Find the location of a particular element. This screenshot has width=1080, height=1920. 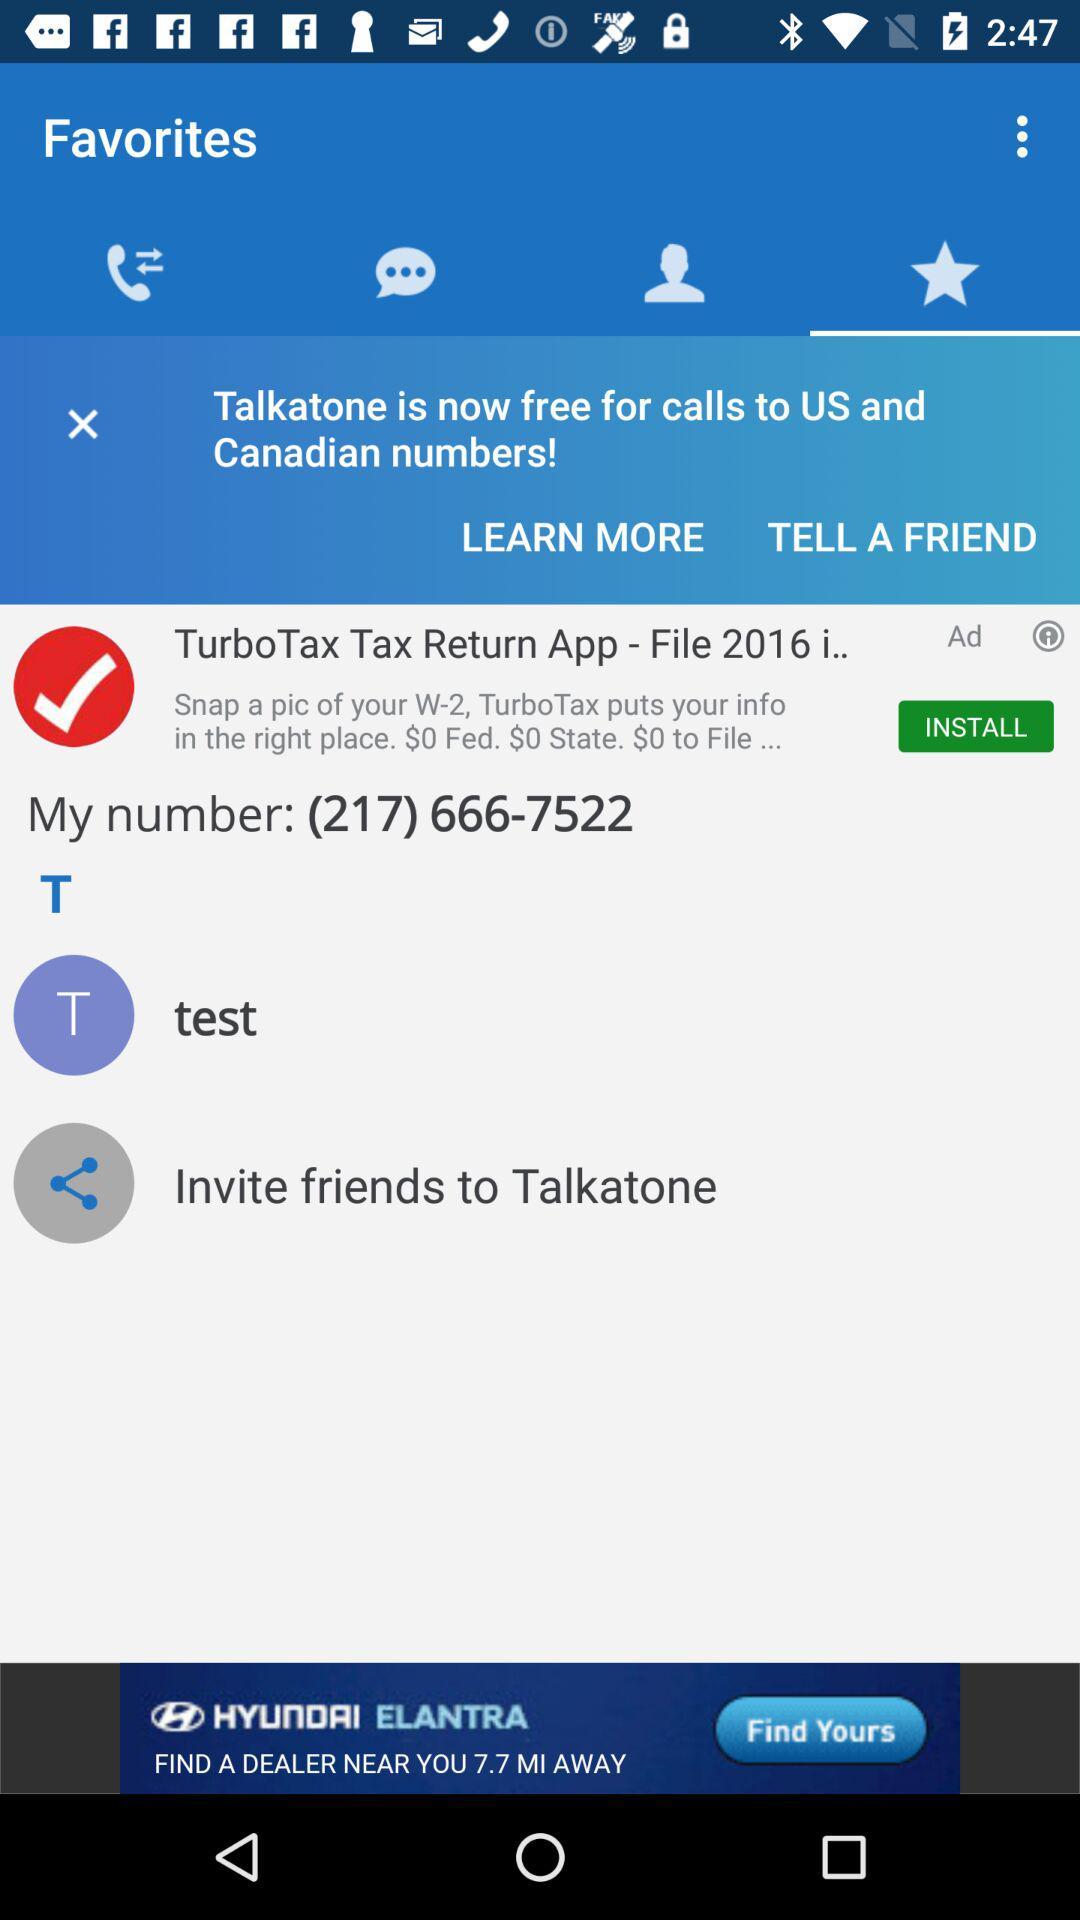

window is located at coordinates (81, 419).